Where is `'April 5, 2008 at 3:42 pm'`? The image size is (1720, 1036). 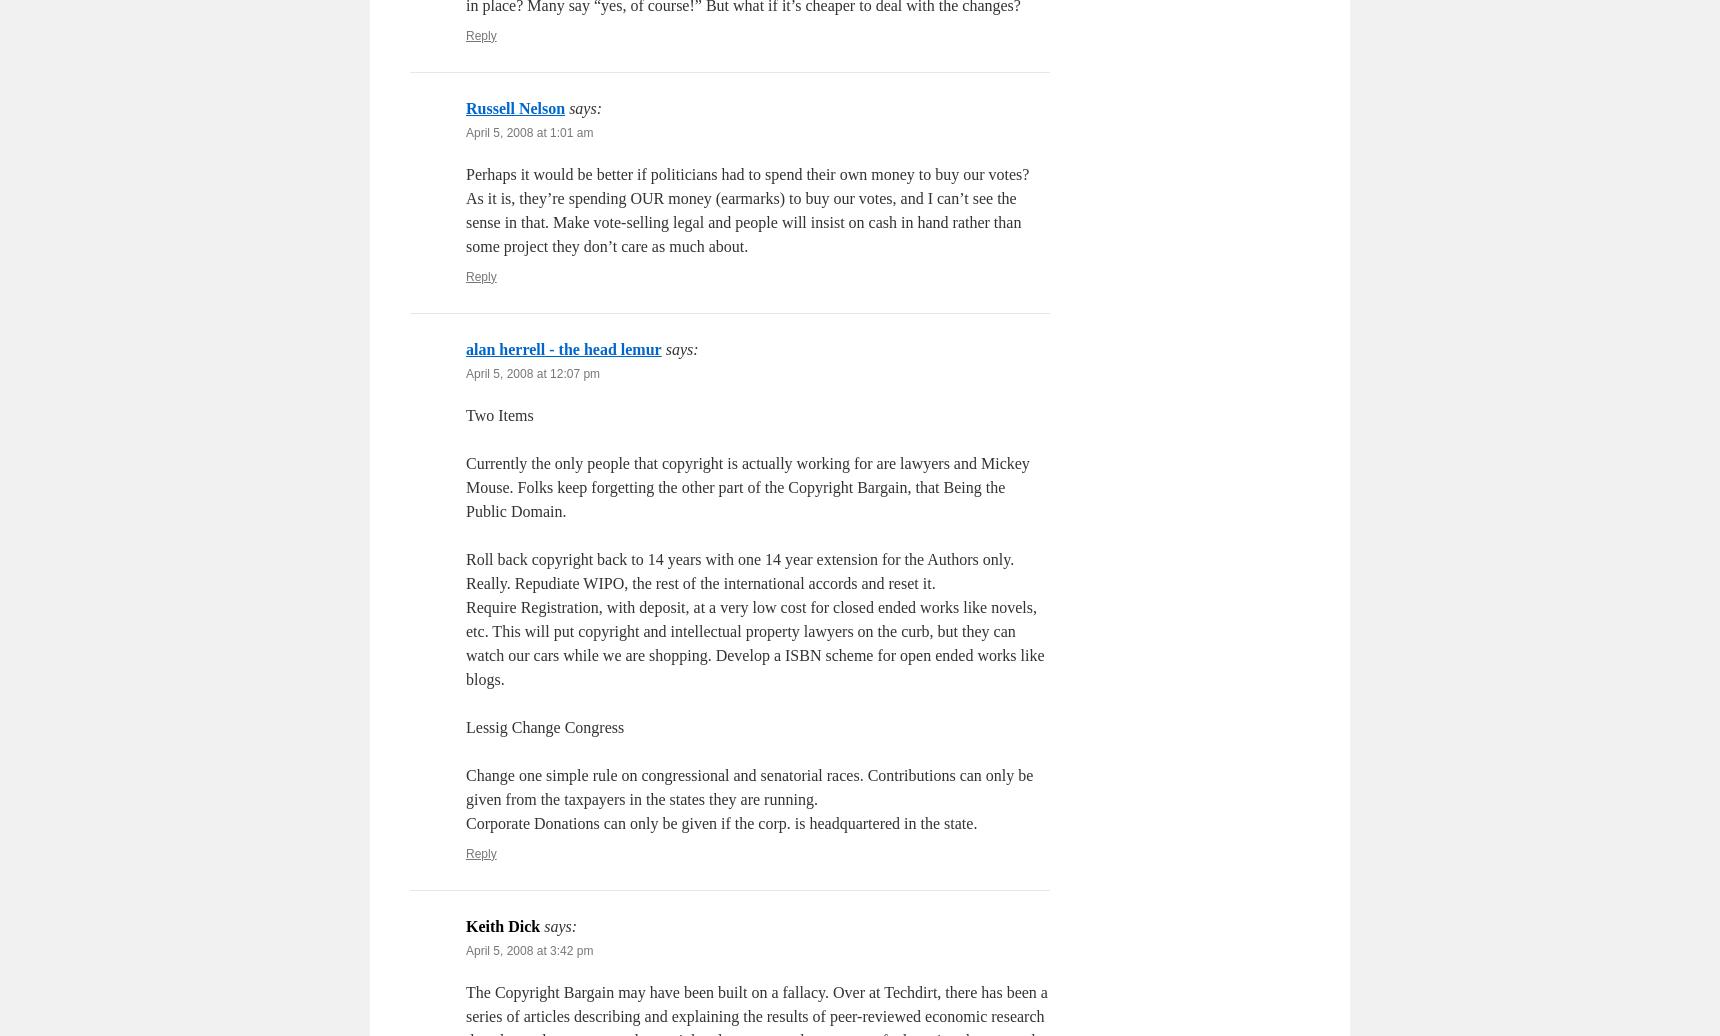
'April 5, 2008 at 3:42 pm' is located at coordinates (529, 950).